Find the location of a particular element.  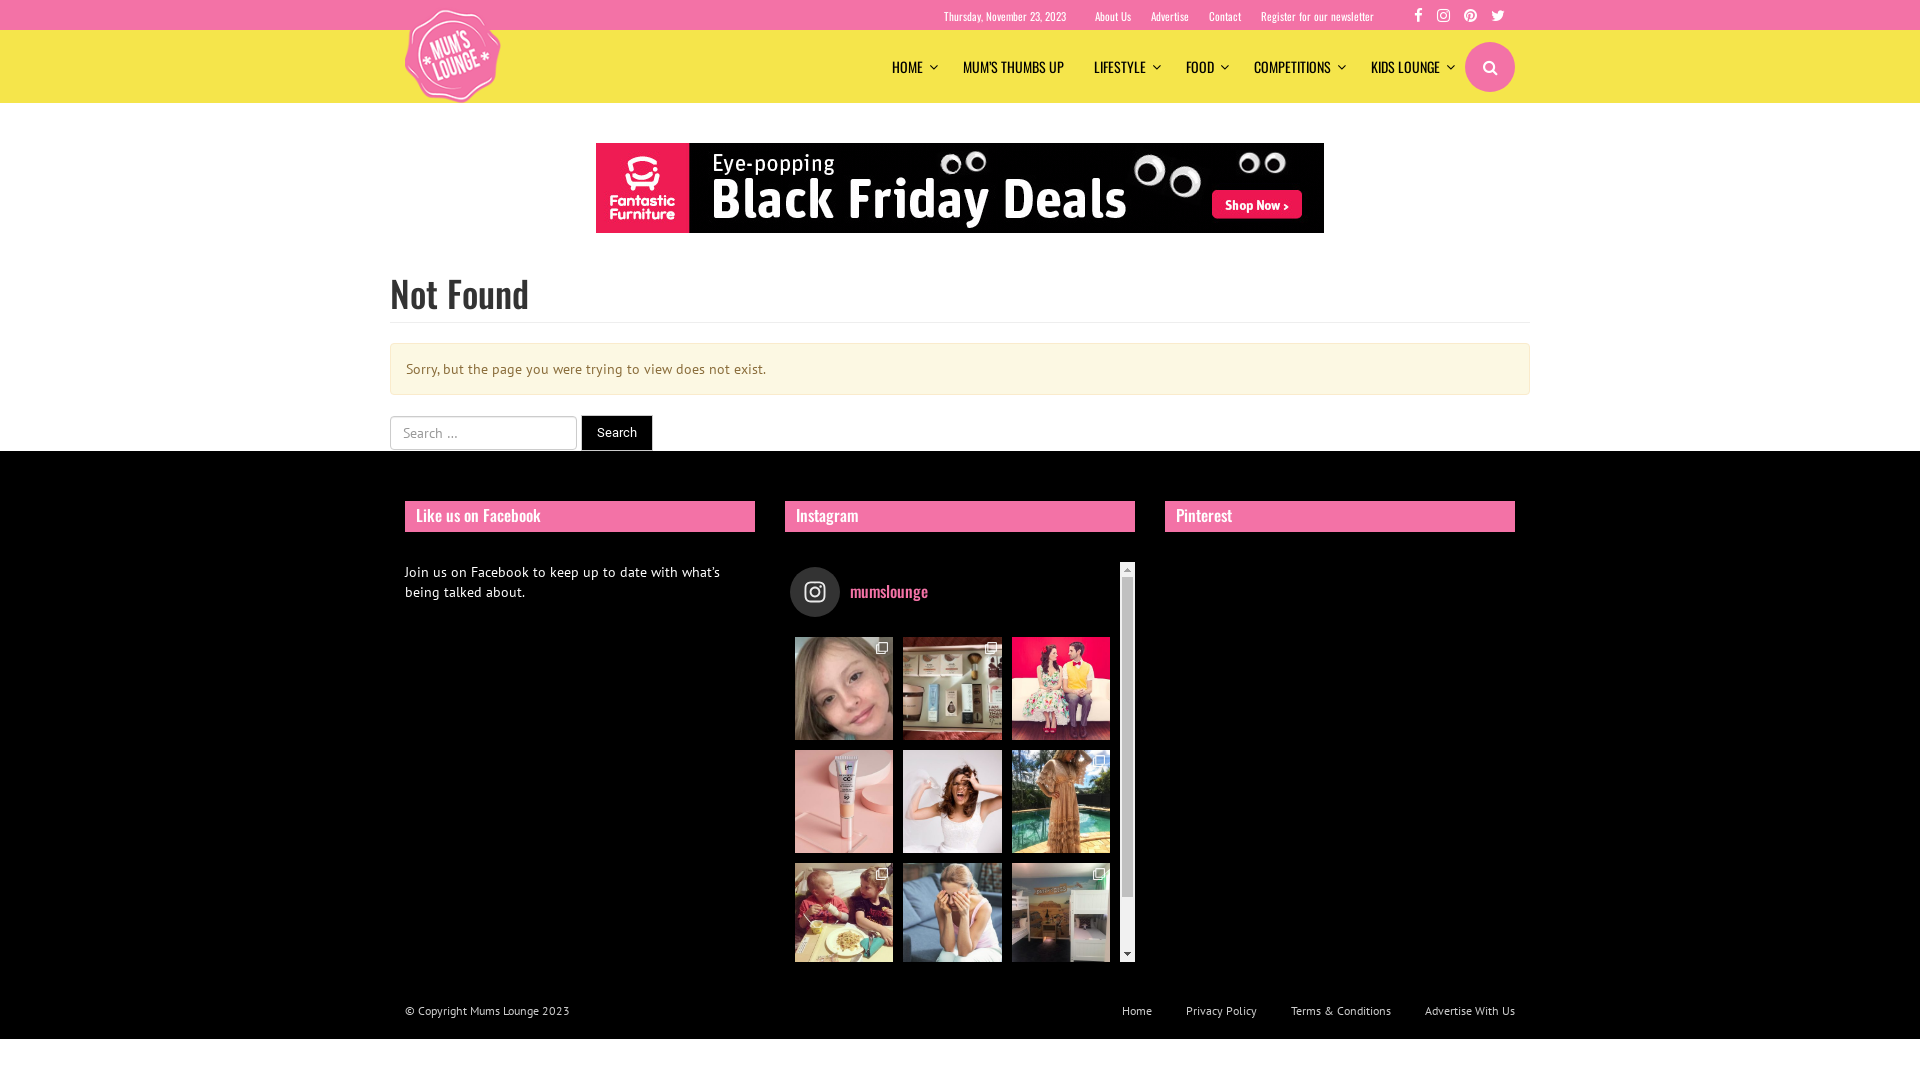

'HOME' is located at coordinates (911, 65).